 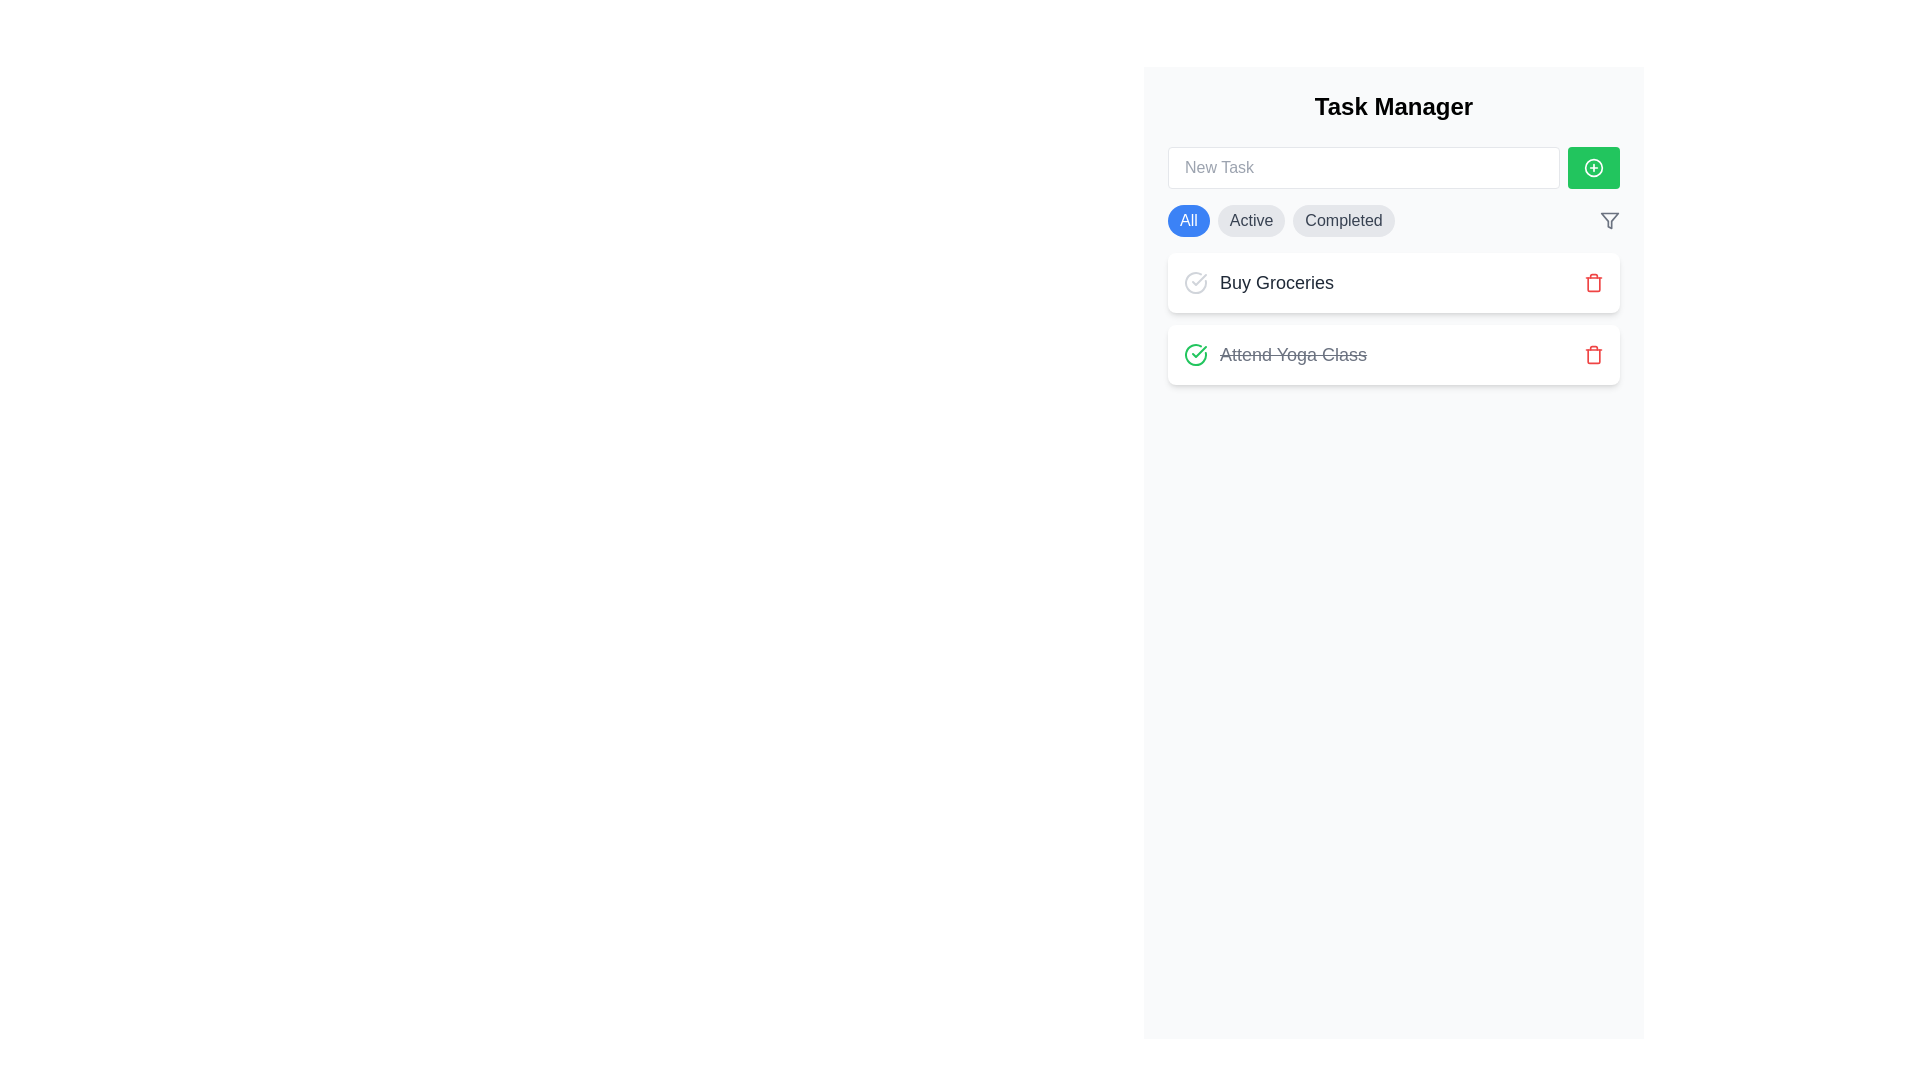 What do you see at coordinates (1195, 282) in the screenshot?
I see `the light gray circular icon with a checkmark located before the 'Buy Groceries' text` at bounding box center [1195, 282].